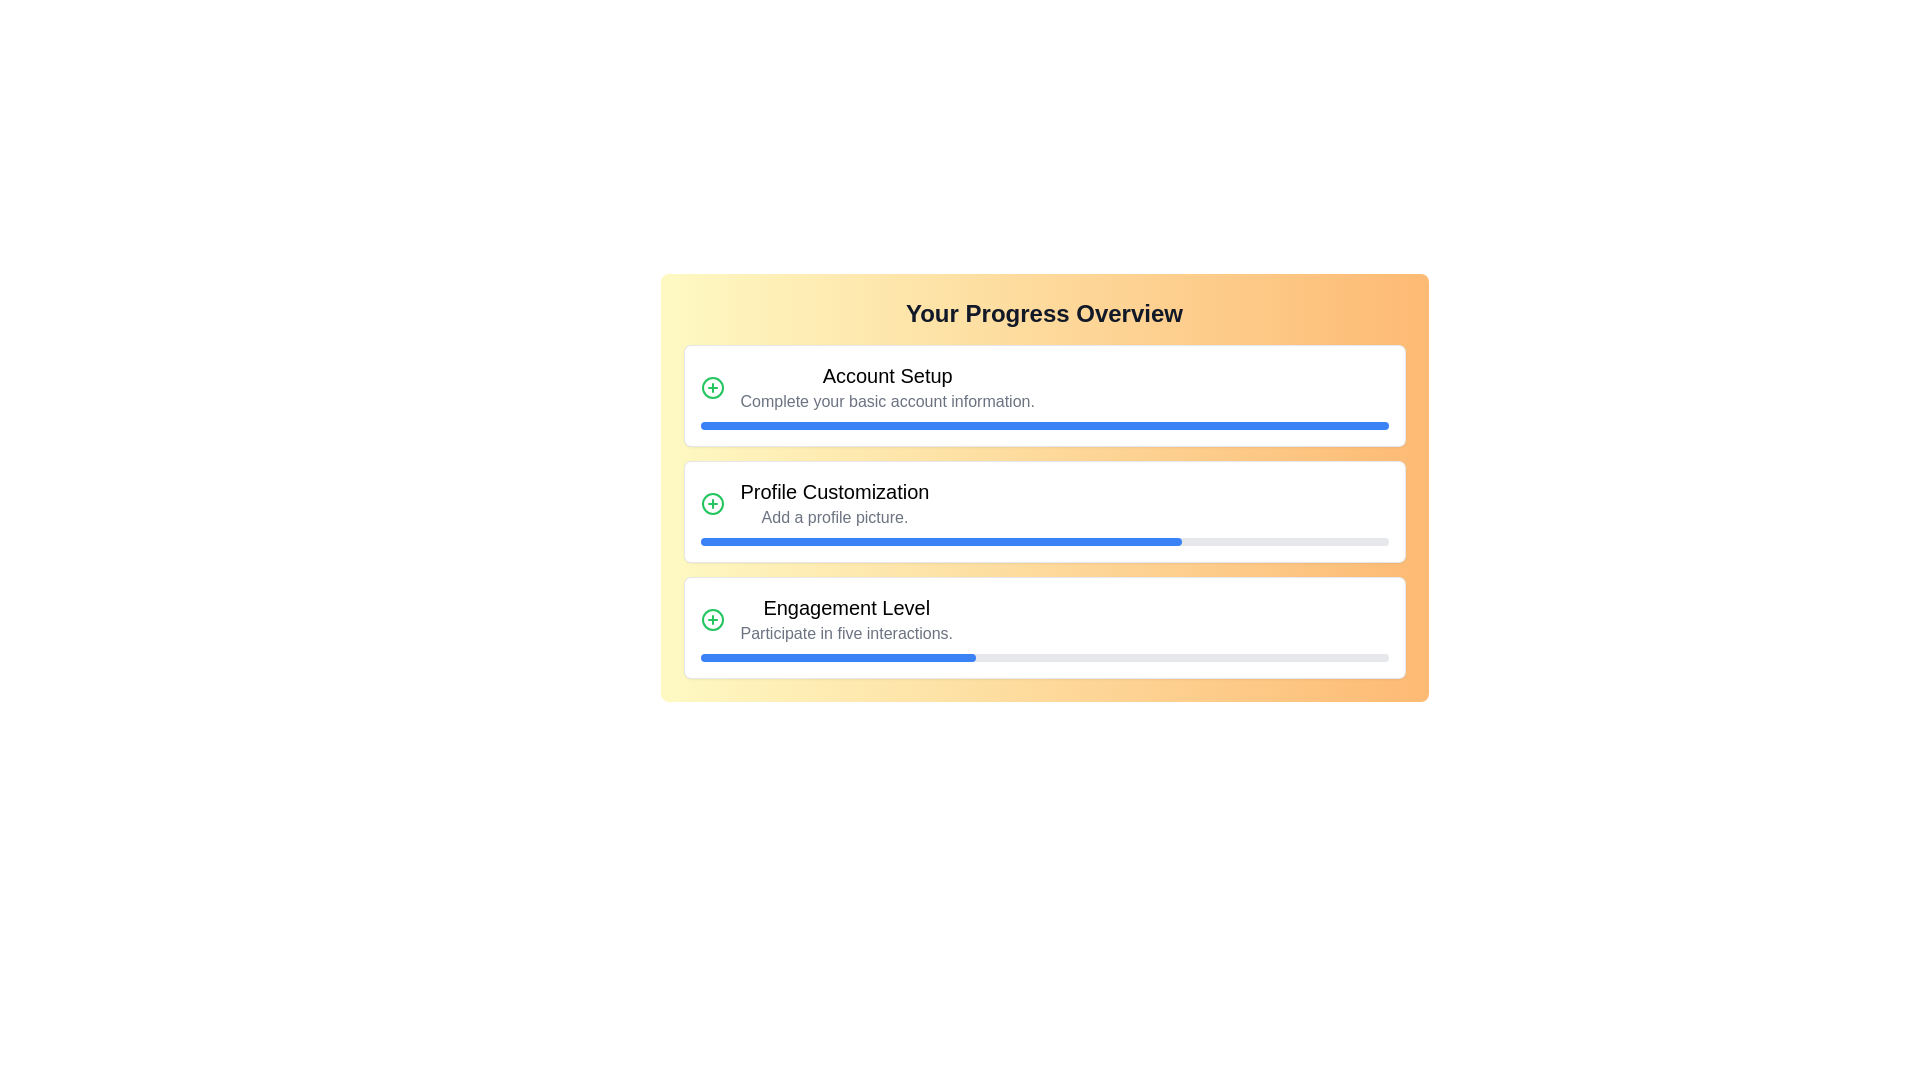 This screenshot has height=1080, width=1920. I want to click on the header Text Label that provides an overview of the user's account setup process, located at the top of the first progress section, so click(886, 375).